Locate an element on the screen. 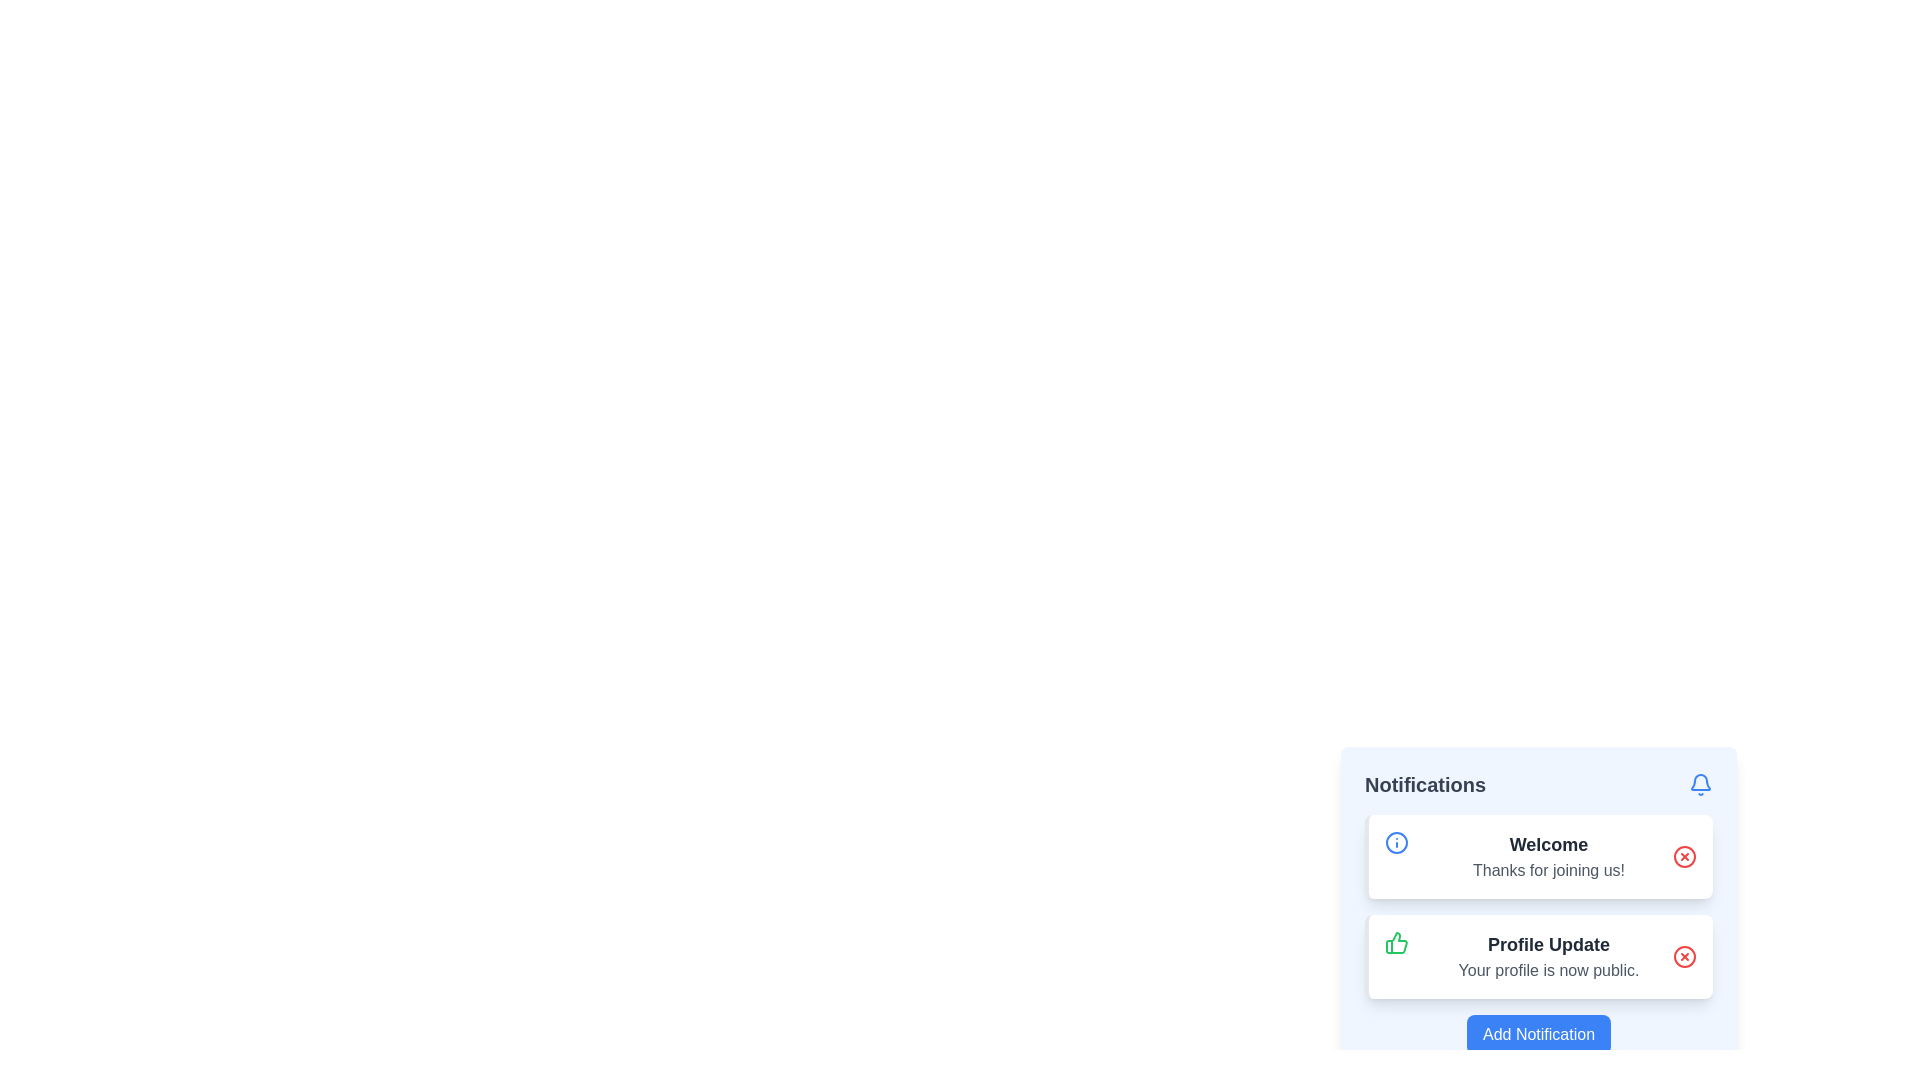 Image resolution: width=1920 pixels, height=1080 pixels. the Text Label that serves as a heading for the notifications section, positioned to the far left of its siblings and adjacent to a bell icon is located at coordinates (1424, 784).